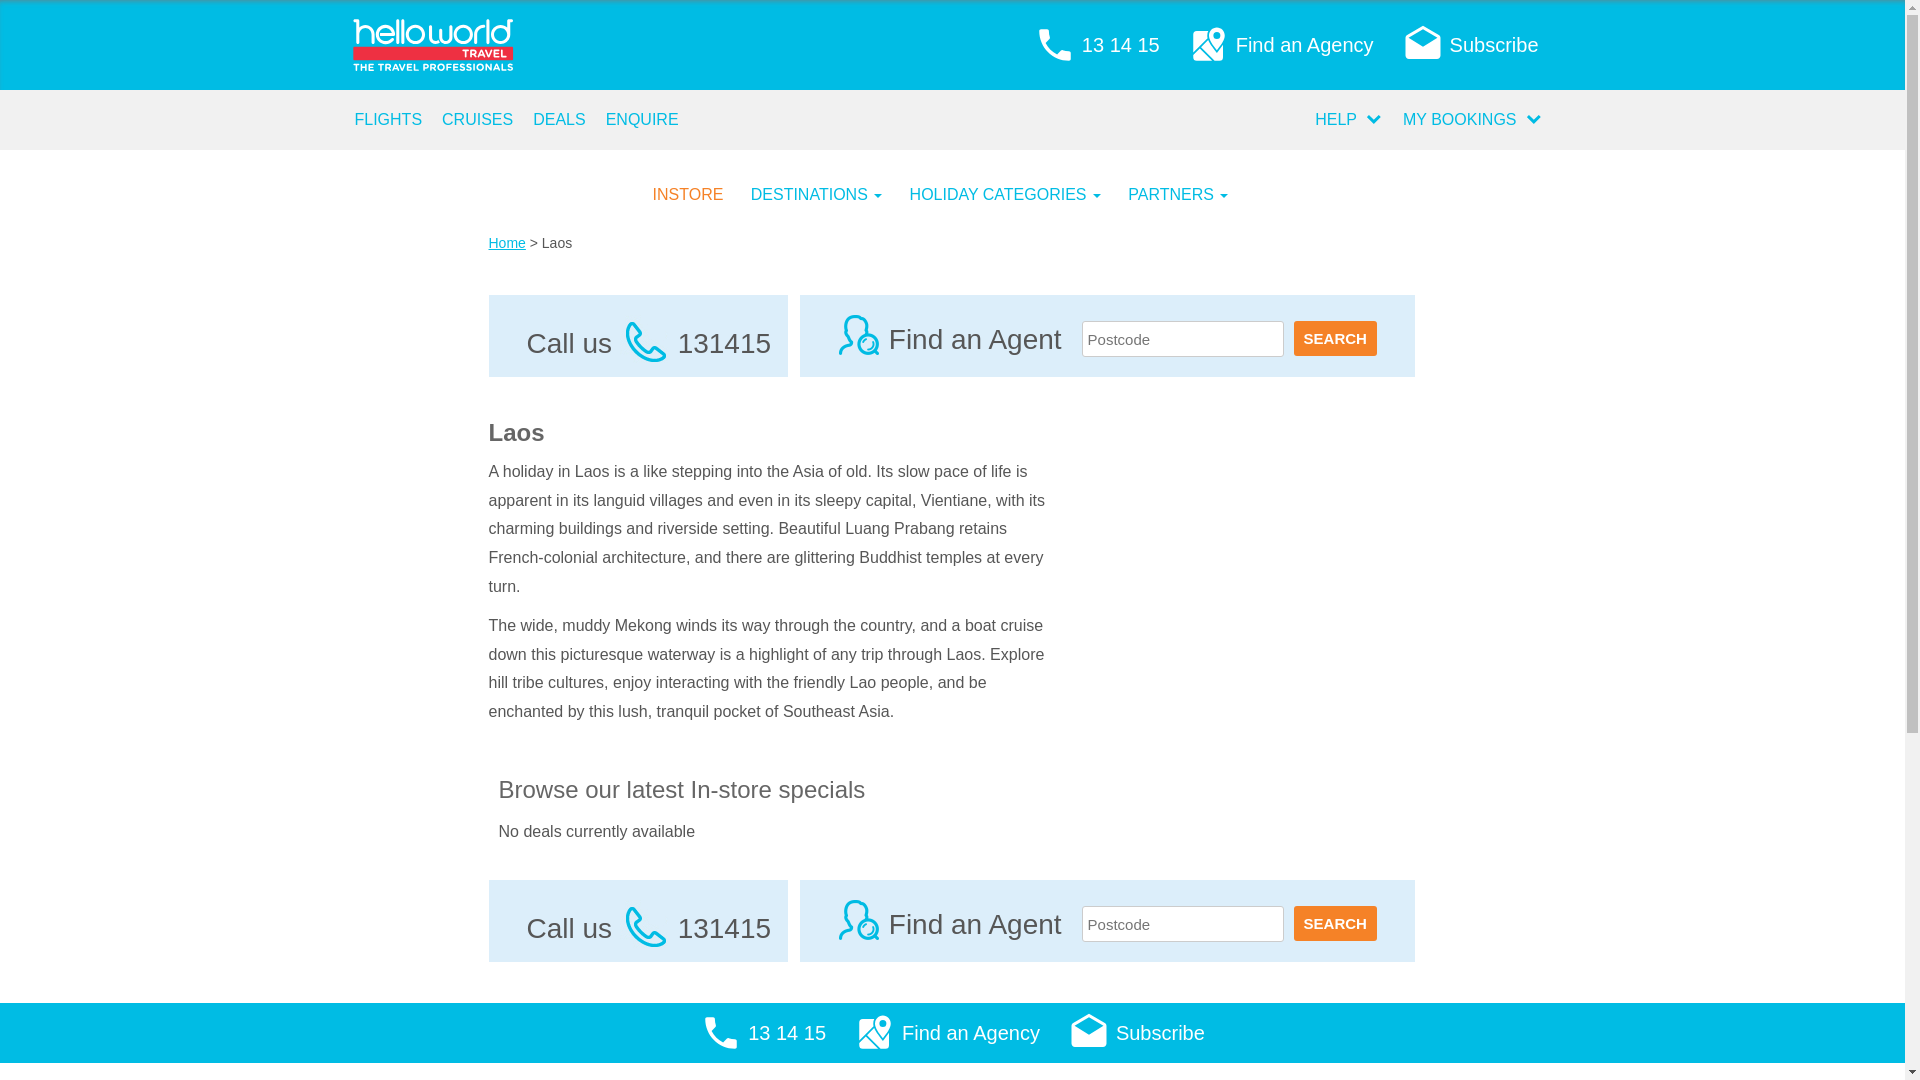  Describe the element at coordinates (1096, 45) in the screenshot. I see `'13 14 15'` at that location.